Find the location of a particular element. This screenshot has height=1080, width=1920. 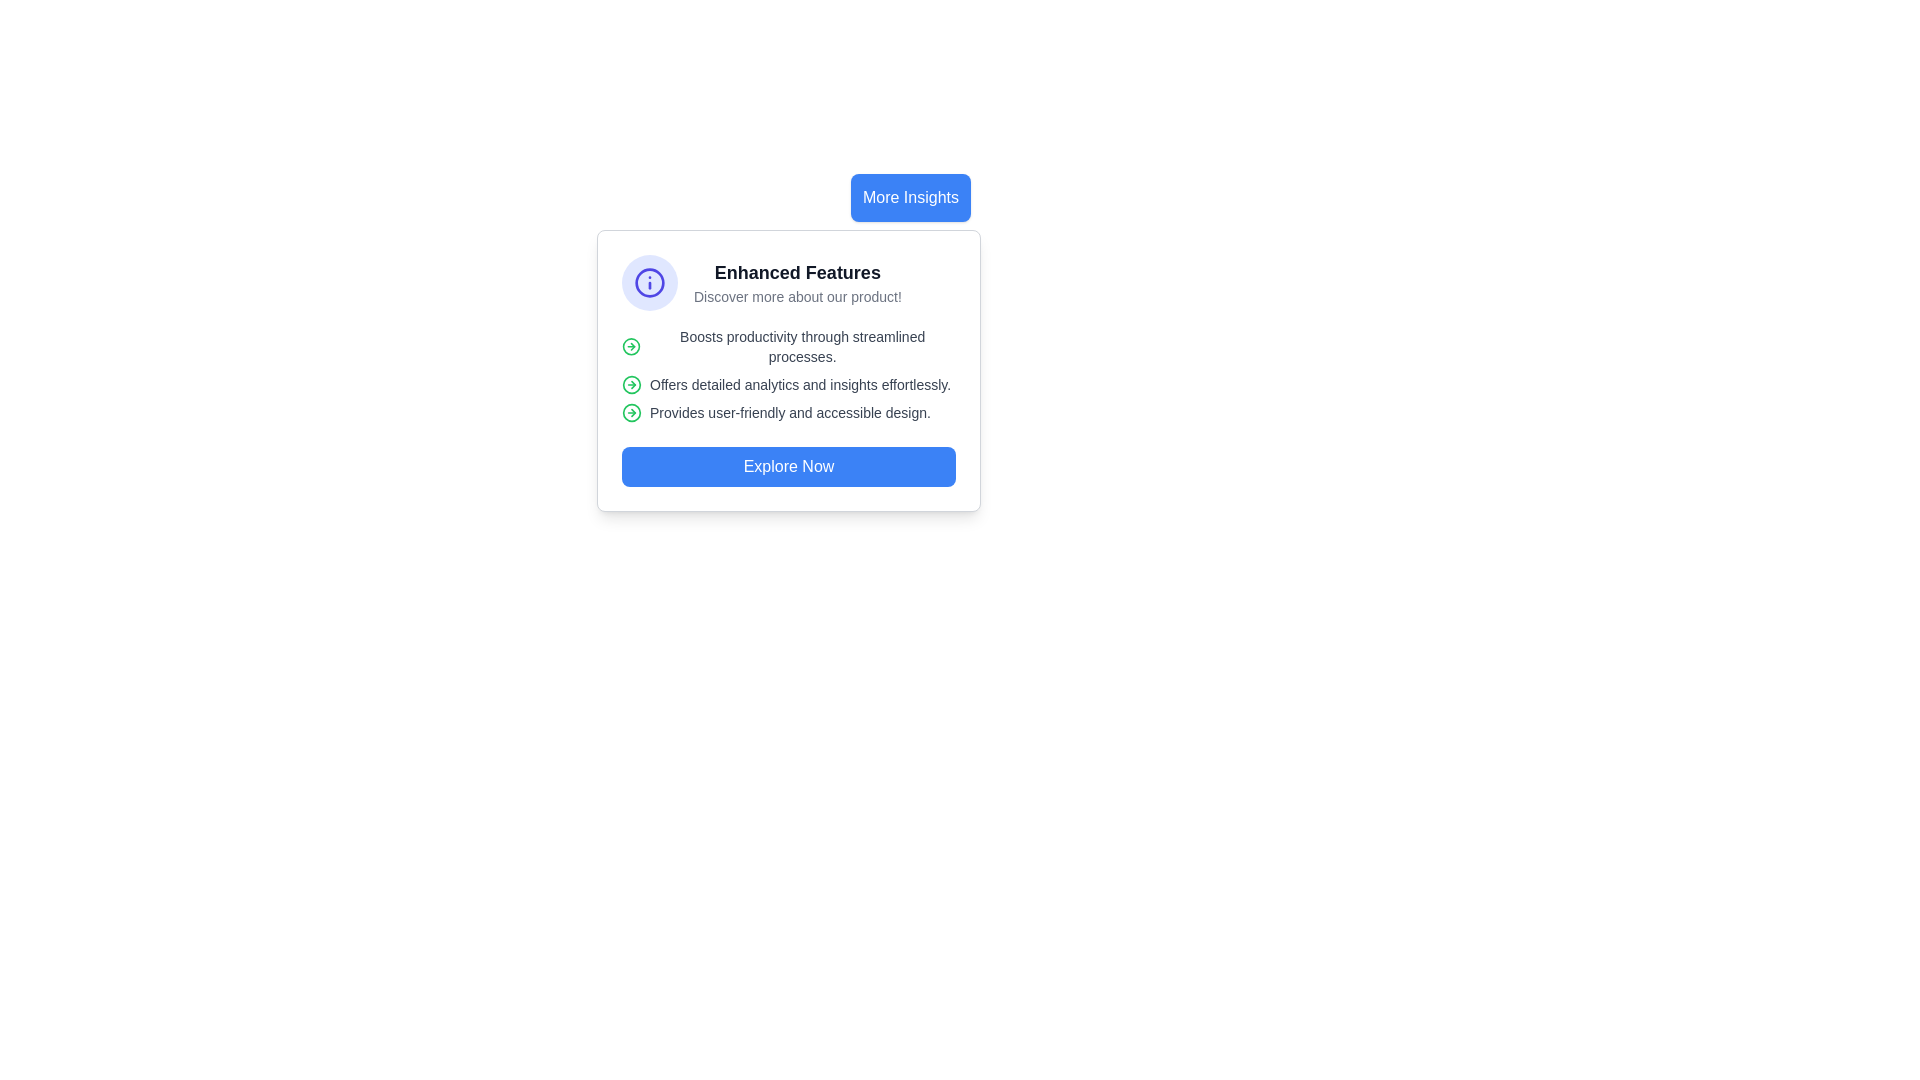

the outermost circular graphic element within the SVG structure of the right-pointing arrow icon is located at coordinates (630, 346).